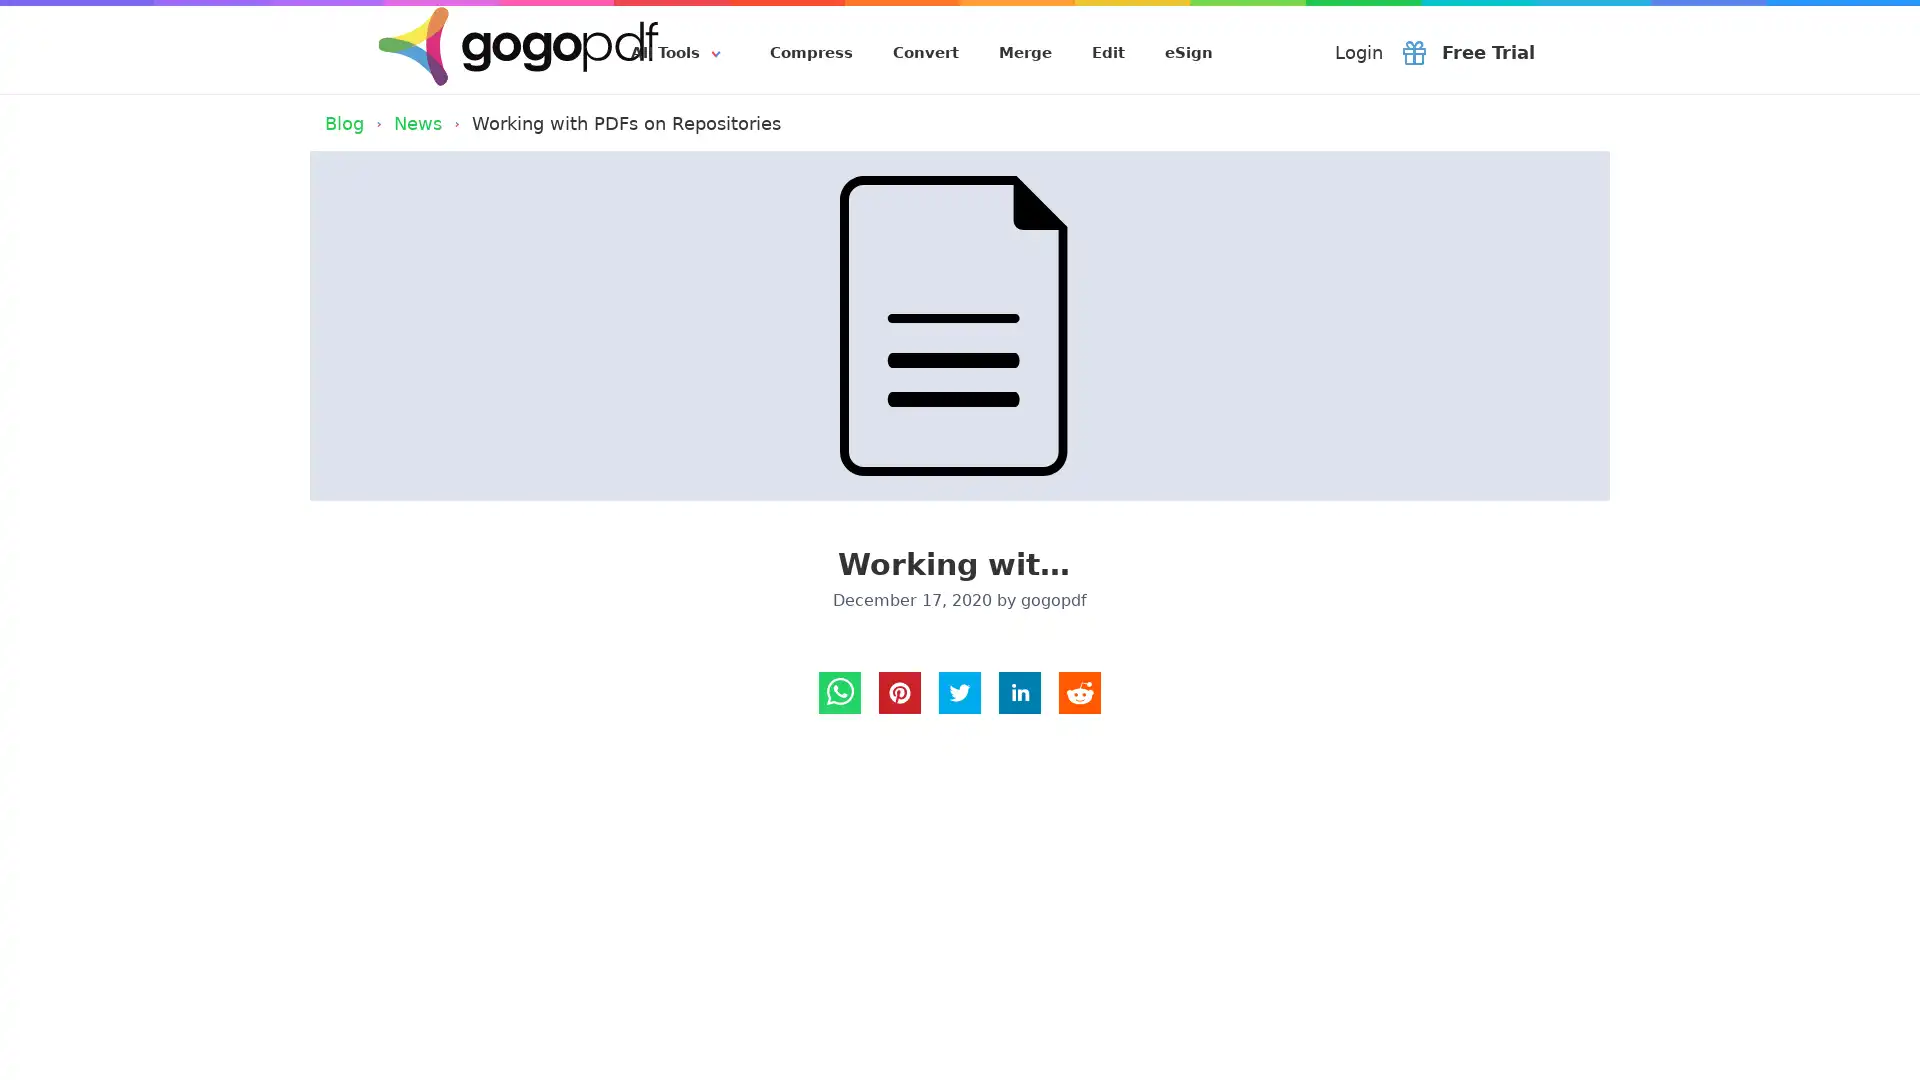  What do you see at coordinates (416, 123) in the screenshot?
I see `News` at bounding box center [416, 123].